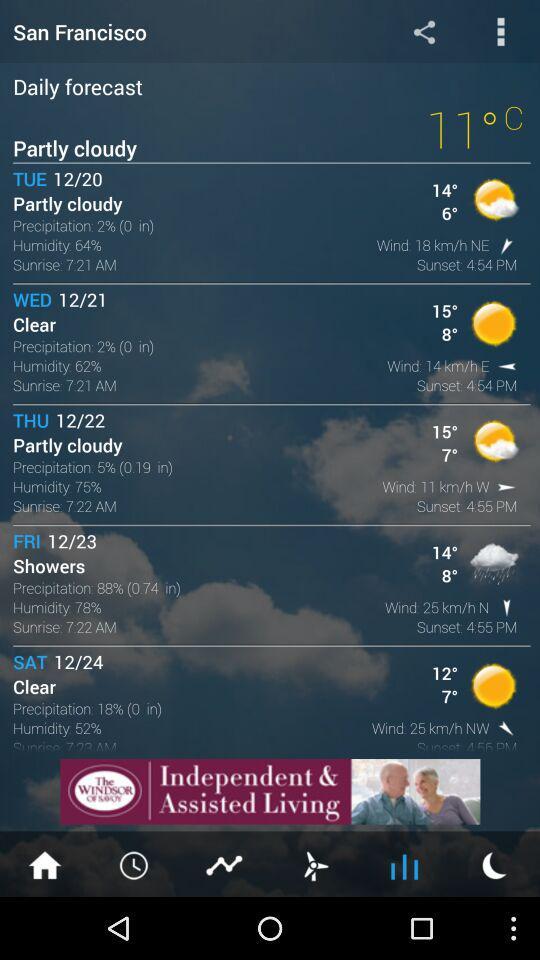  Describe the element at coordinates (44, 863) in the screenshot. I see `home screen` at that location.